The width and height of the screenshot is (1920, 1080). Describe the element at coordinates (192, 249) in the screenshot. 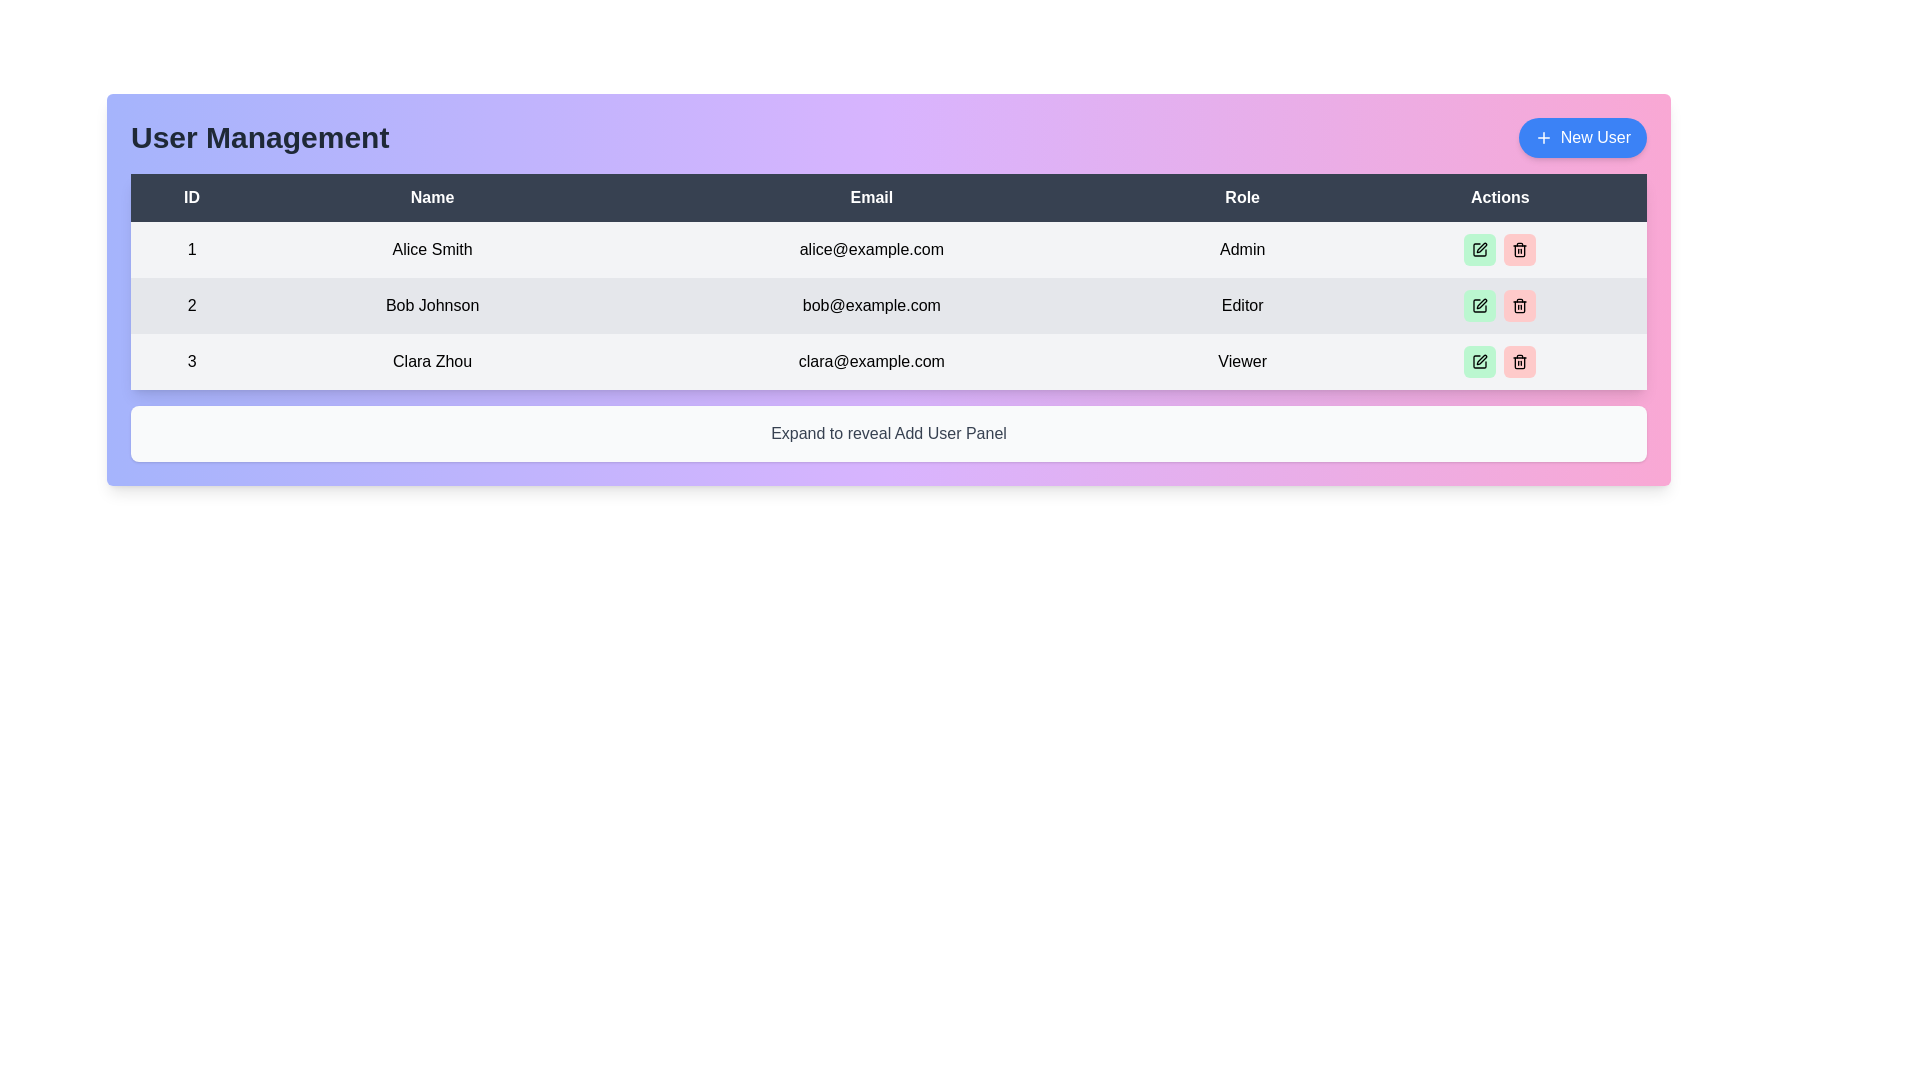

I see `displayed value of the static text label representing the unique identifier for the user 'Alice Smith' in the top-left section of the table under the 'ID' header` at that location.